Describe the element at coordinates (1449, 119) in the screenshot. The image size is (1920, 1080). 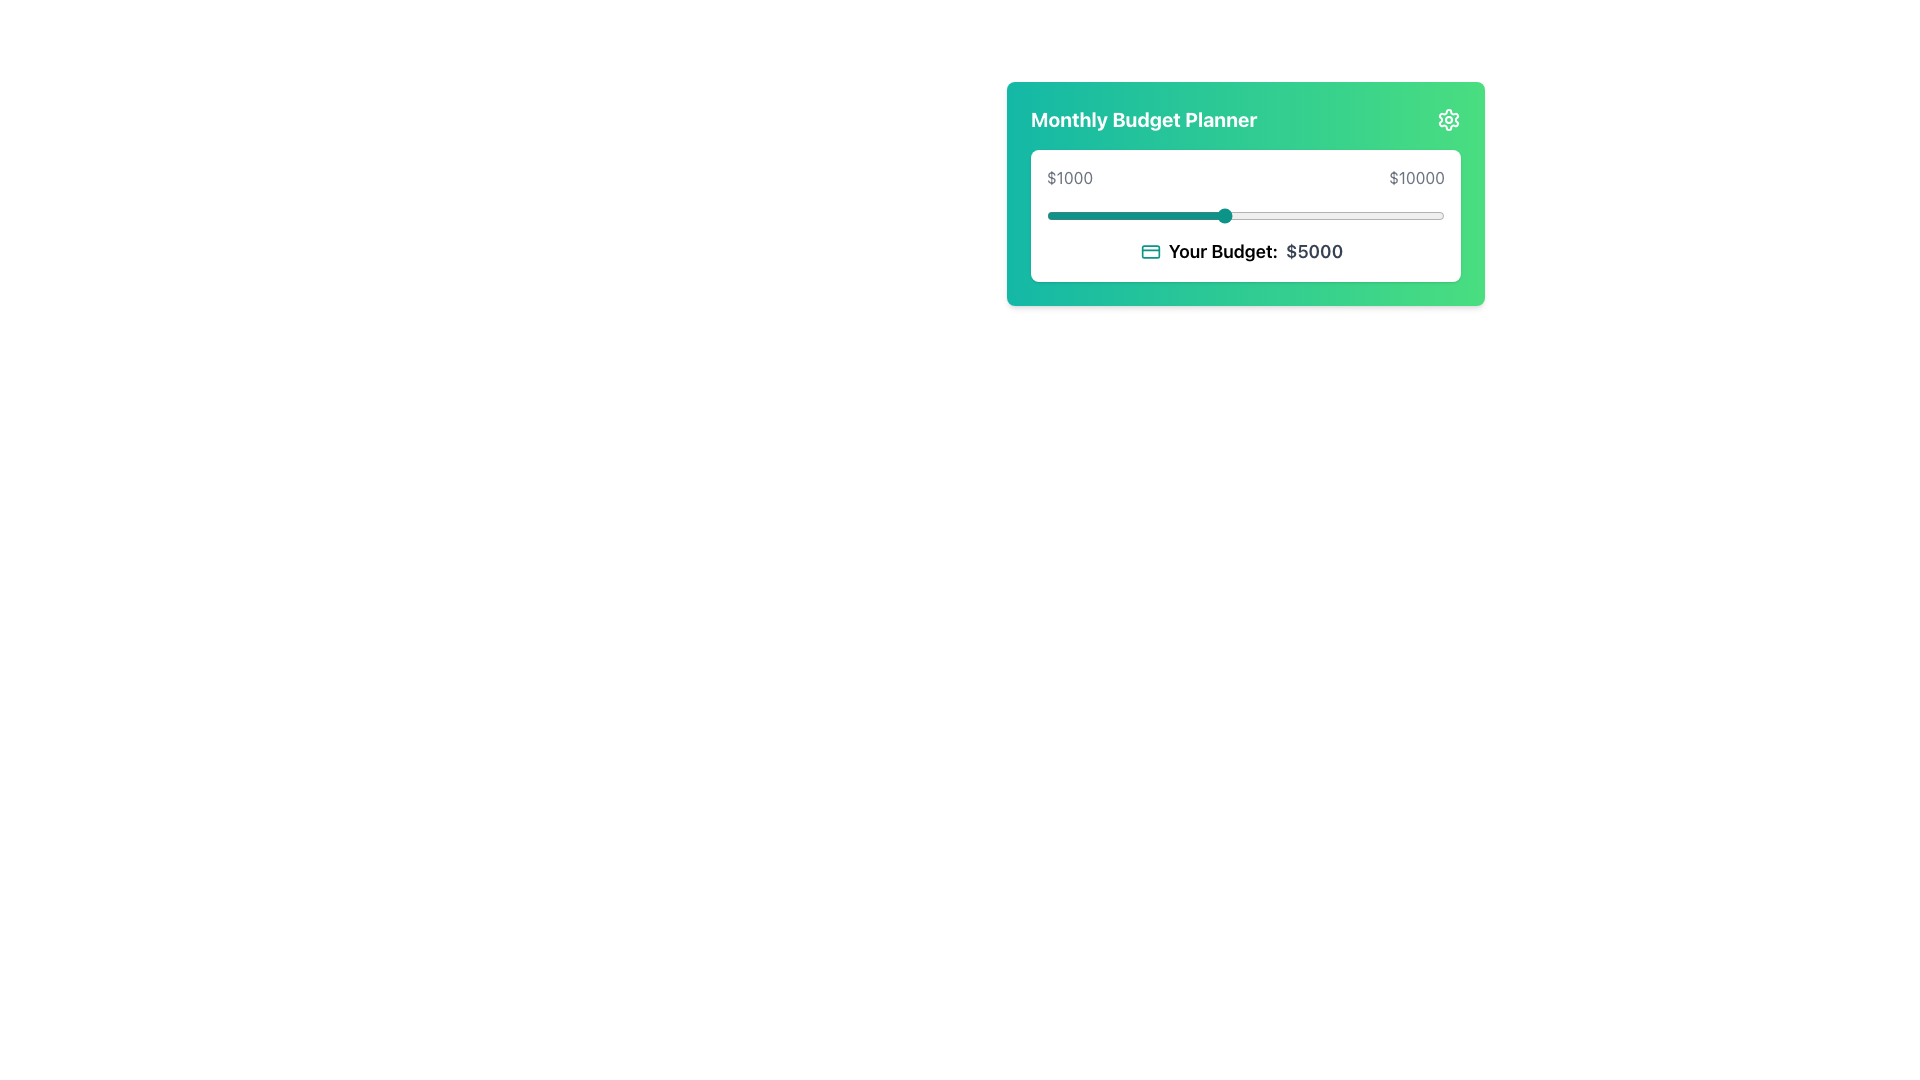
I see `the center of the settings icon located in the top-right corner of the 'Monthly Budget Planner' card` at that location.